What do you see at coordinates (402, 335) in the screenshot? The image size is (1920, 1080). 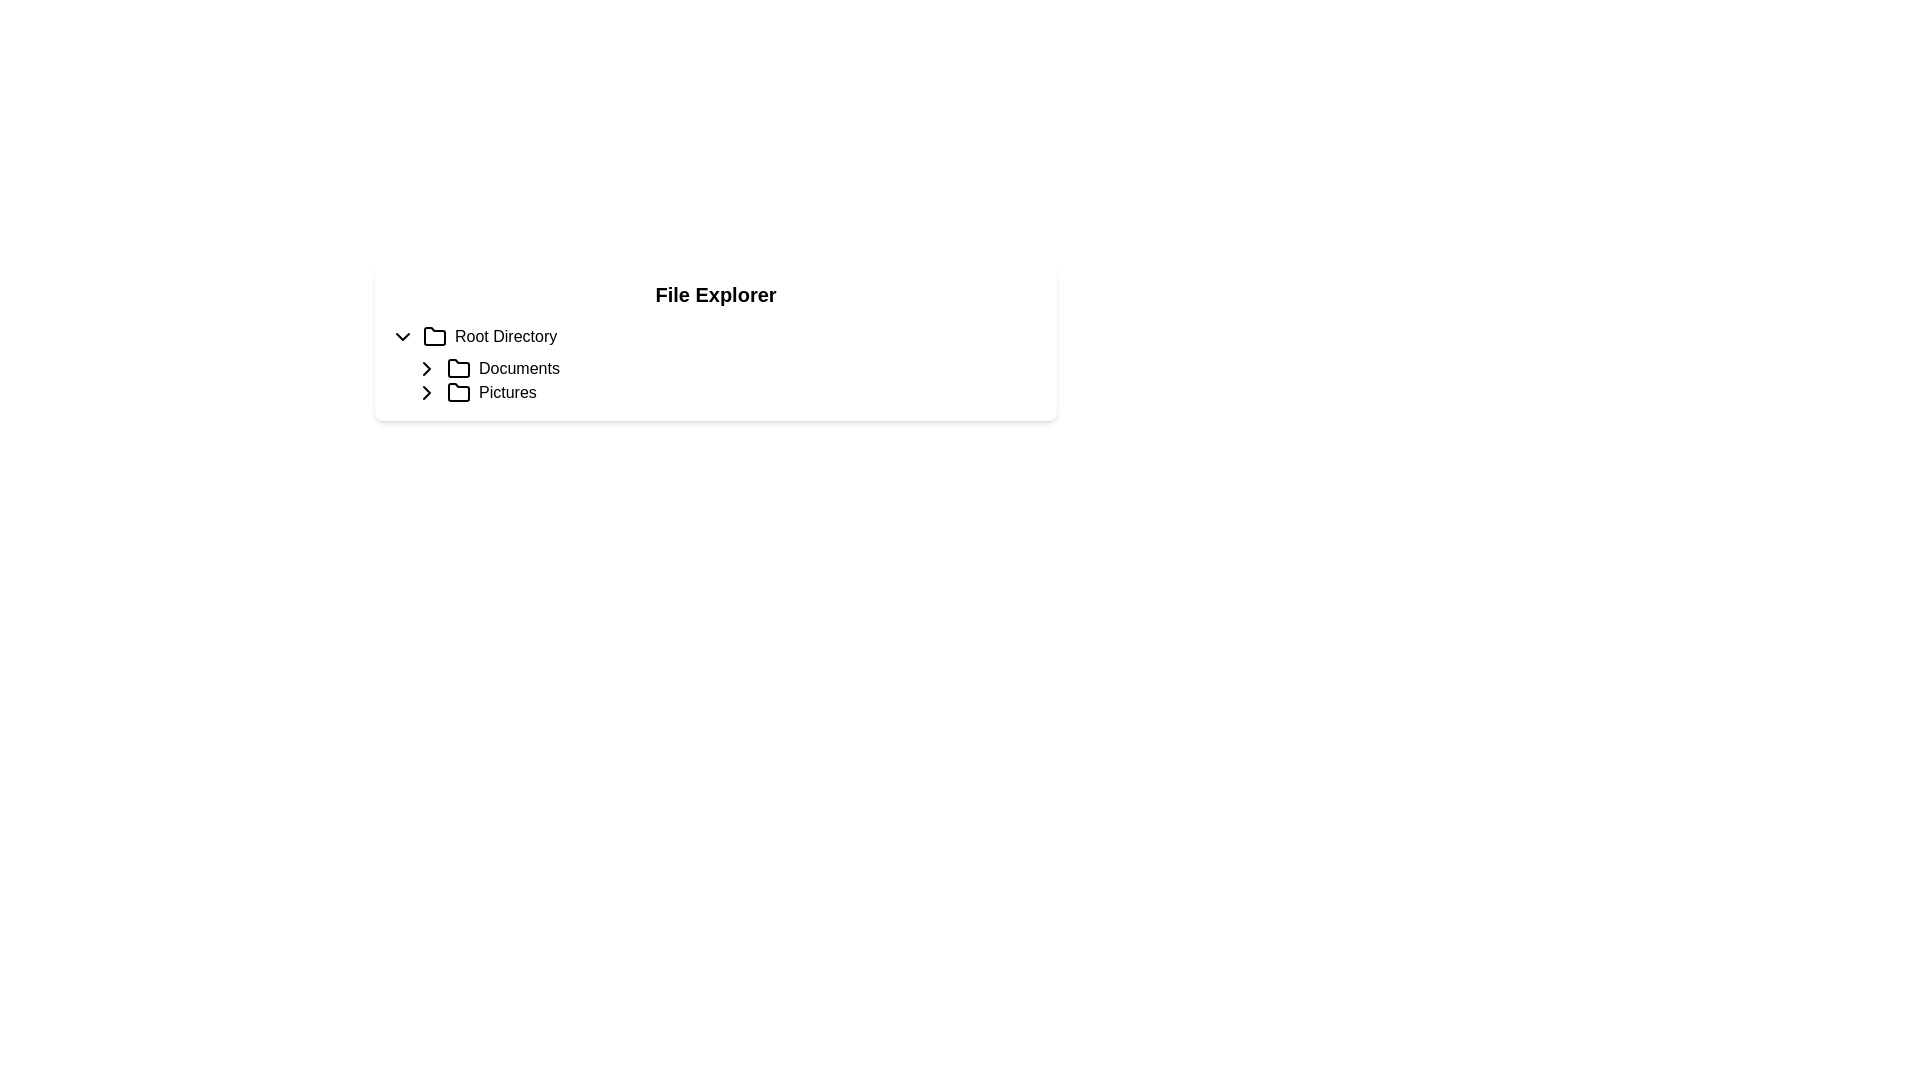 I see `the chevron icon located at the top-left of the 'Root Directory' row` at bounding box center [402, 335].